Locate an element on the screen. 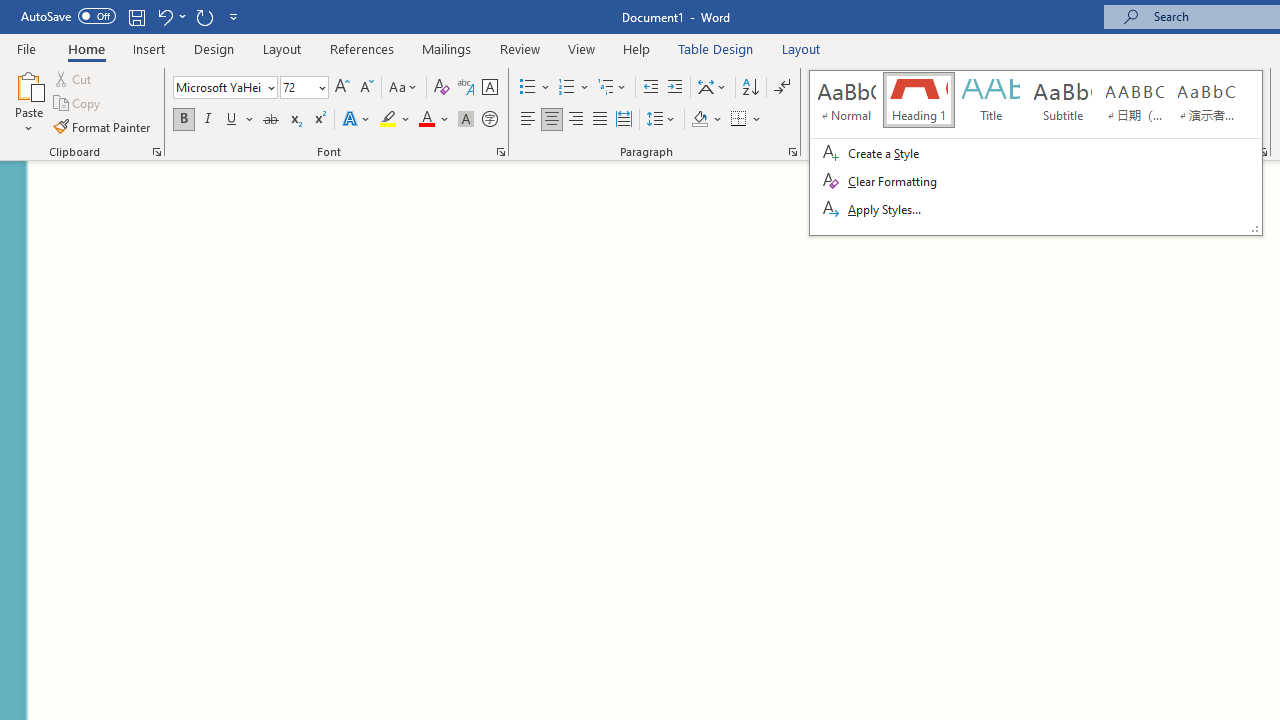 The height and width of the screenshot is (720, 1280). 'Multilevel List' is located at coordinates (612, 86).